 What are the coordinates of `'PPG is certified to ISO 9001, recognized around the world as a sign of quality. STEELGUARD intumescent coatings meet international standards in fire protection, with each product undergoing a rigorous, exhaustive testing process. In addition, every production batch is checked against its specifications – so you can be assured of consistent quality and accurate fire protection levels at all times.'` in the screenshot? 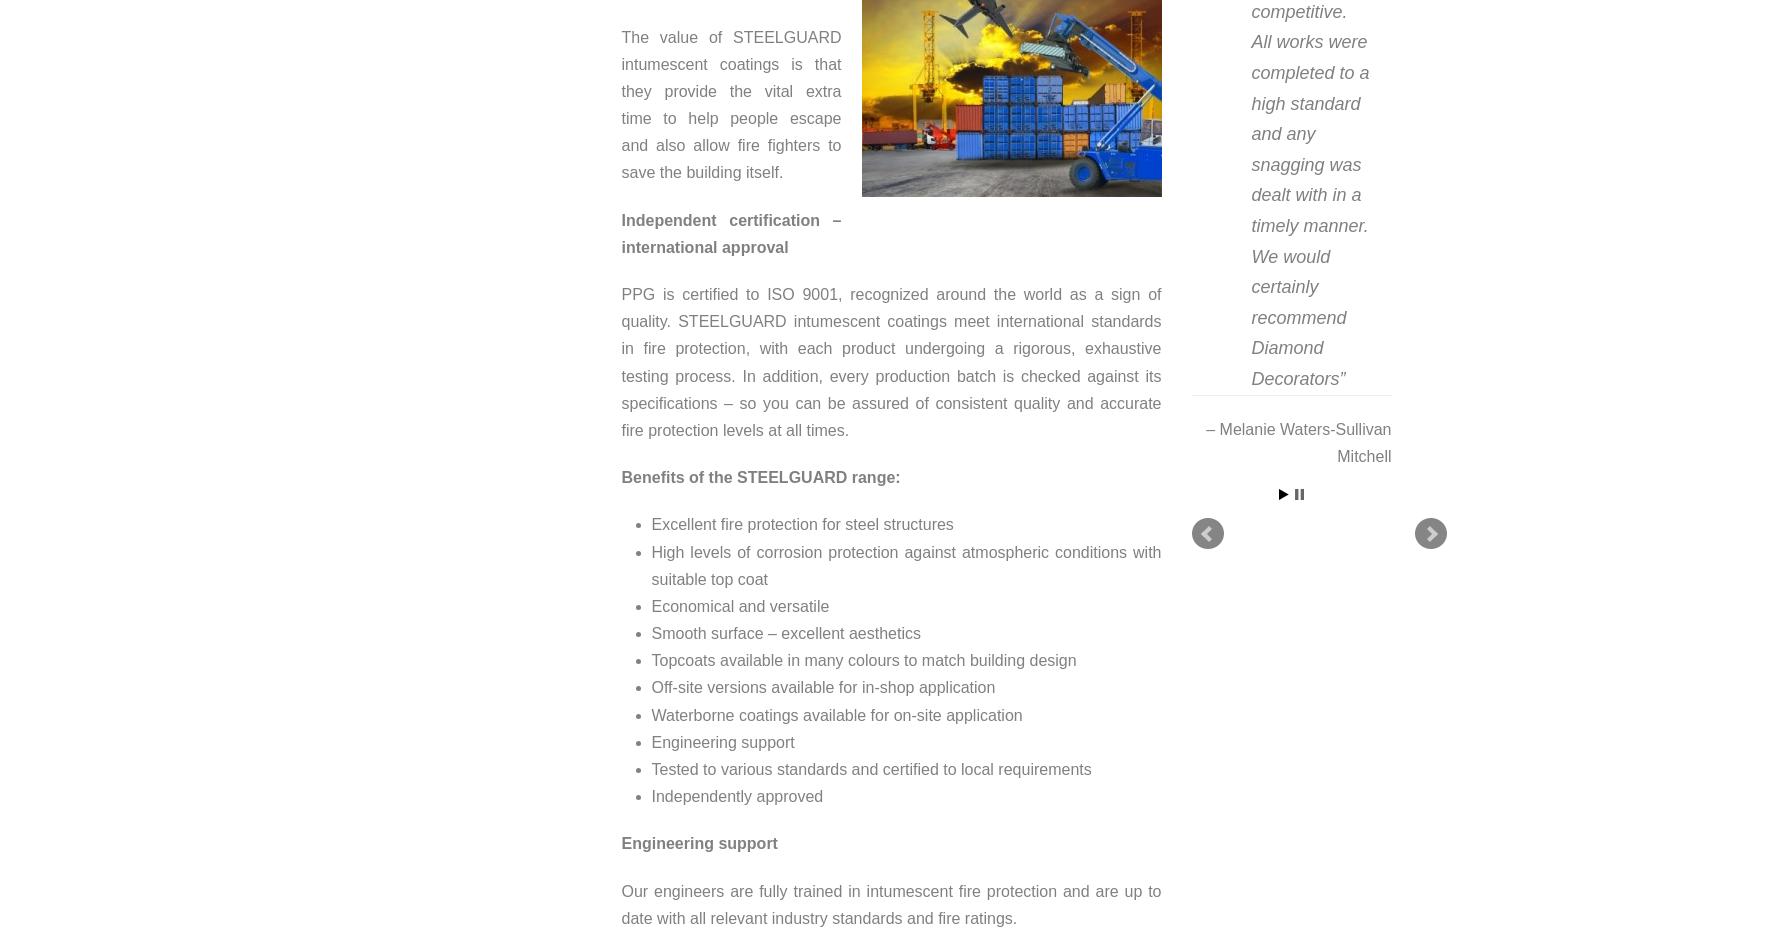 It's located at (890, 360).